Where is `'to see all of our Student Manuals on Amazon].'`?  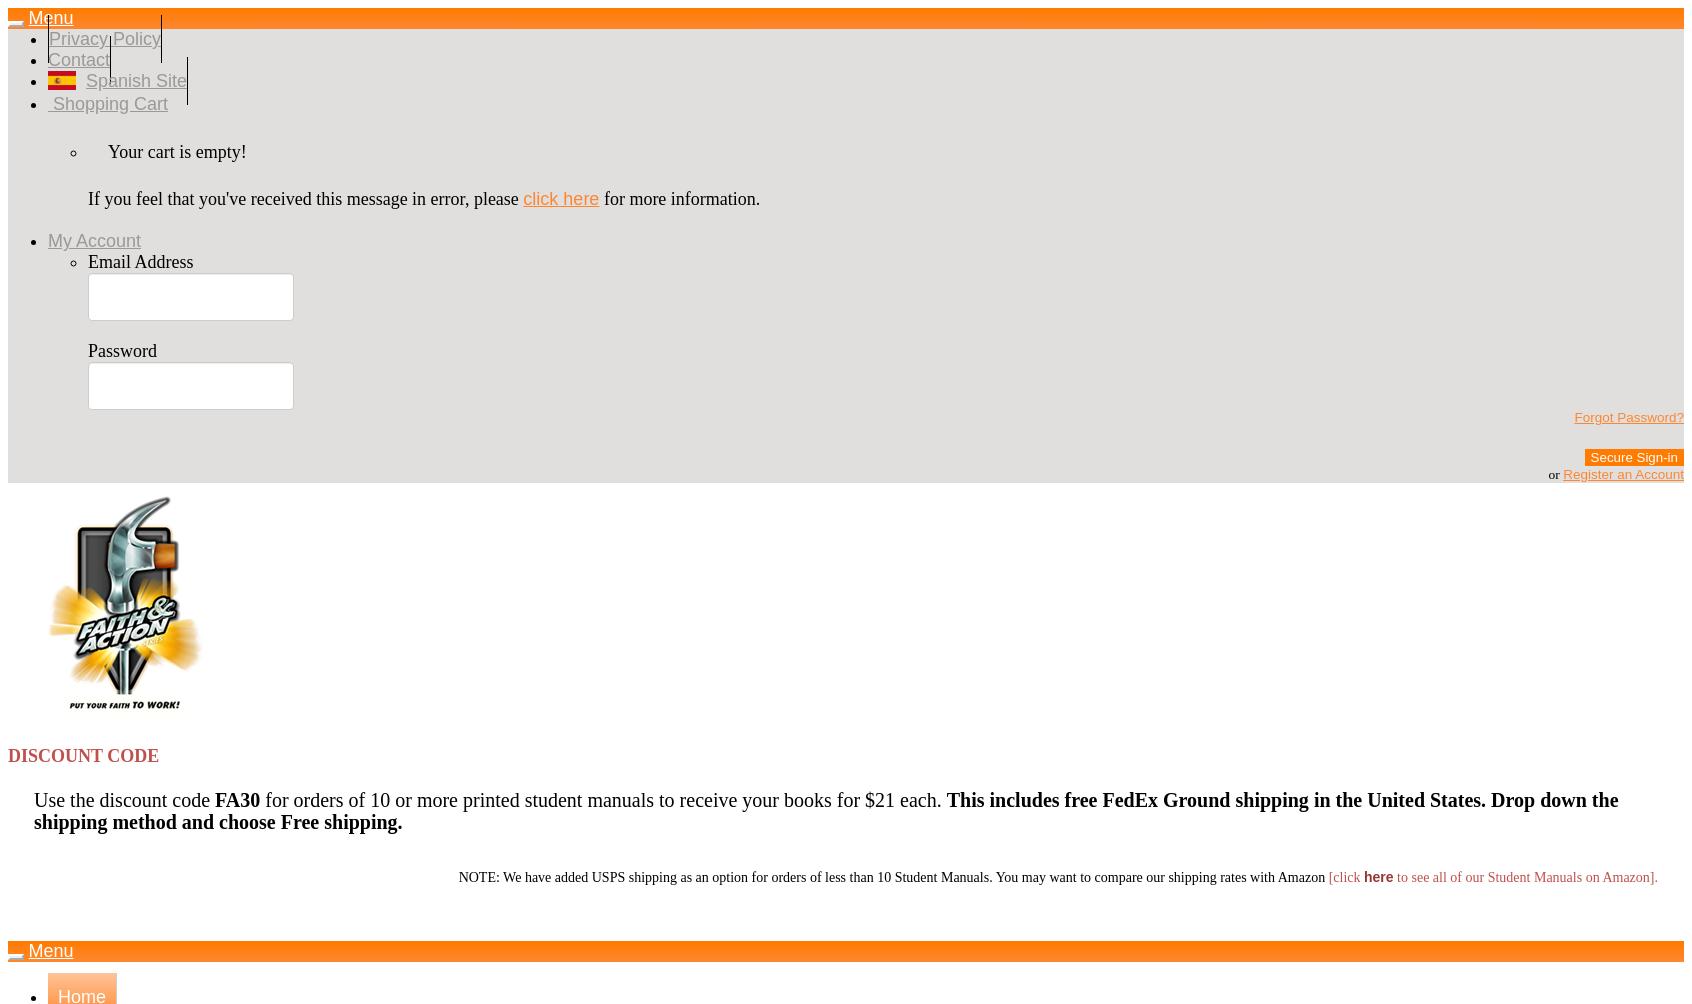 'to see all of our Student Manuals on Amazon].' is located at coordinates (1525, 877).